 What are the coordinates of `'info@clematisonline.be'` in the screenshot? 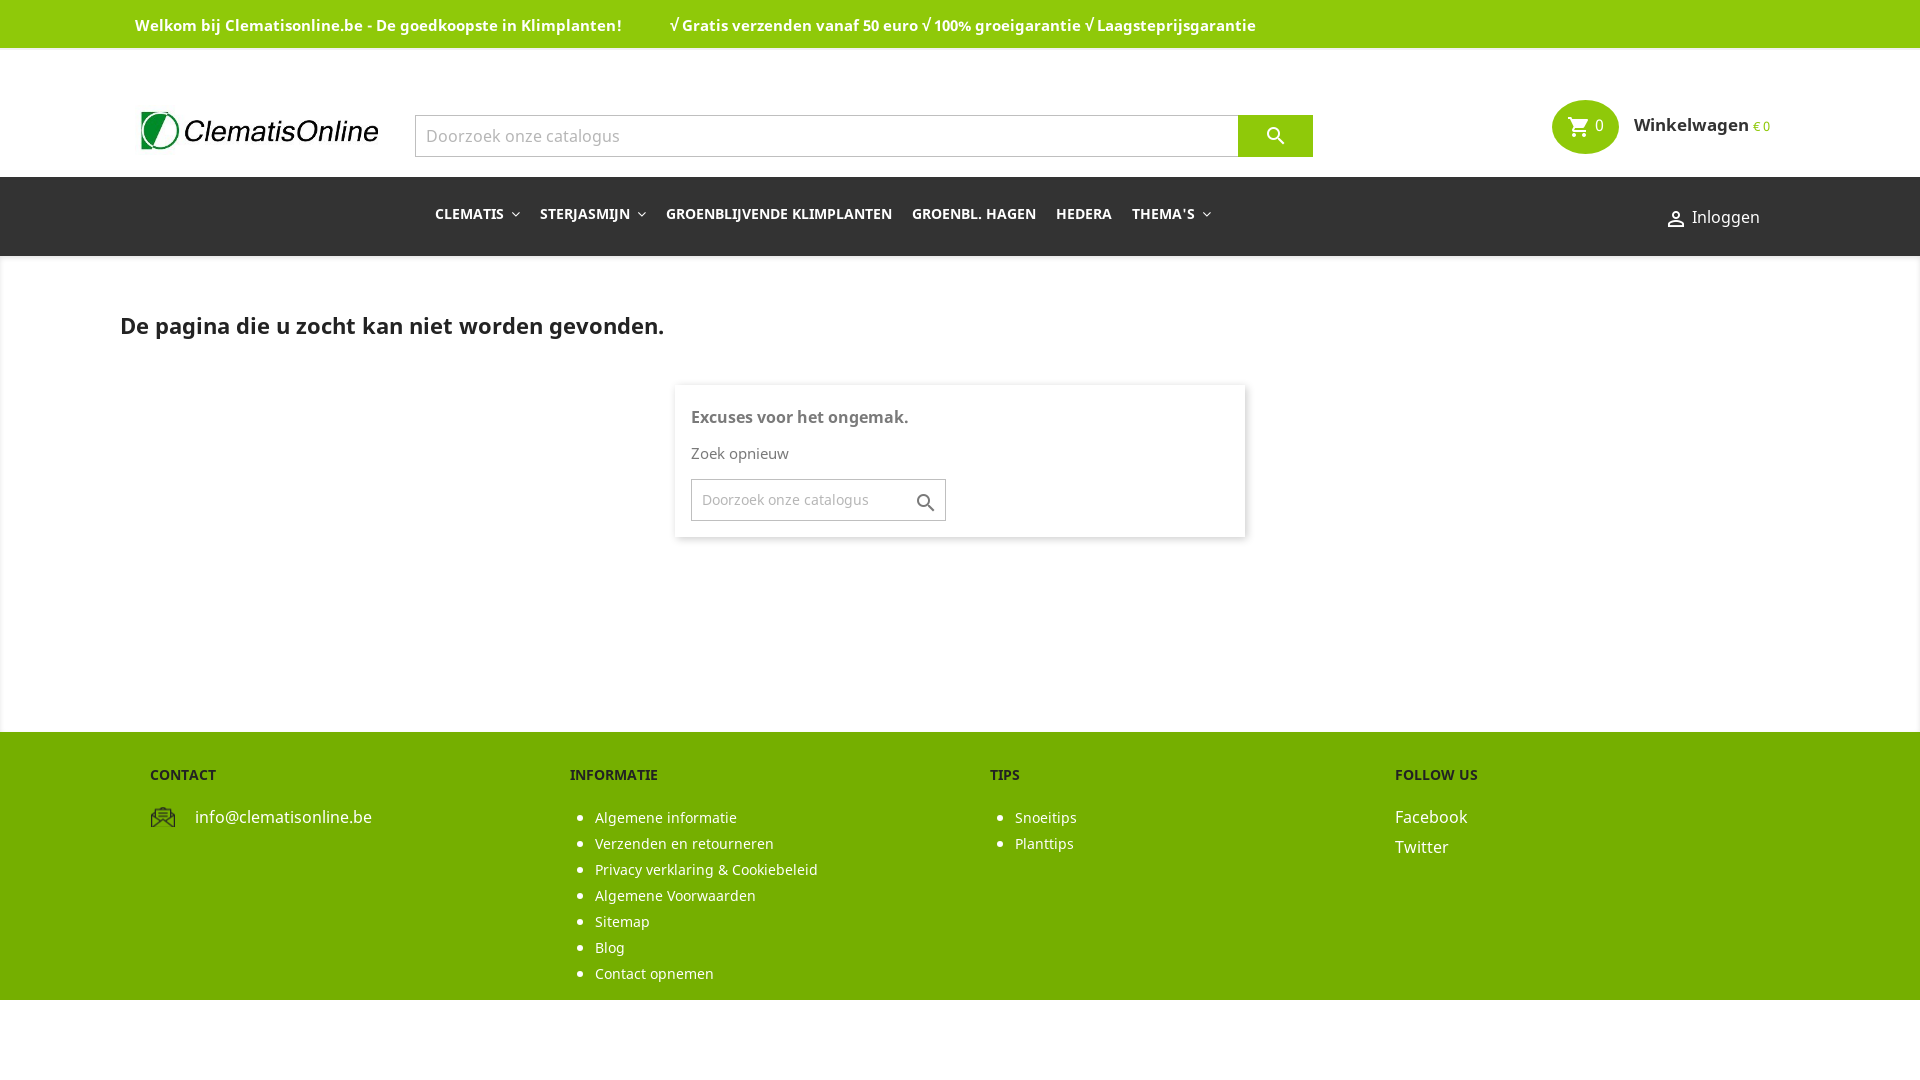 It's located at (282, 817).